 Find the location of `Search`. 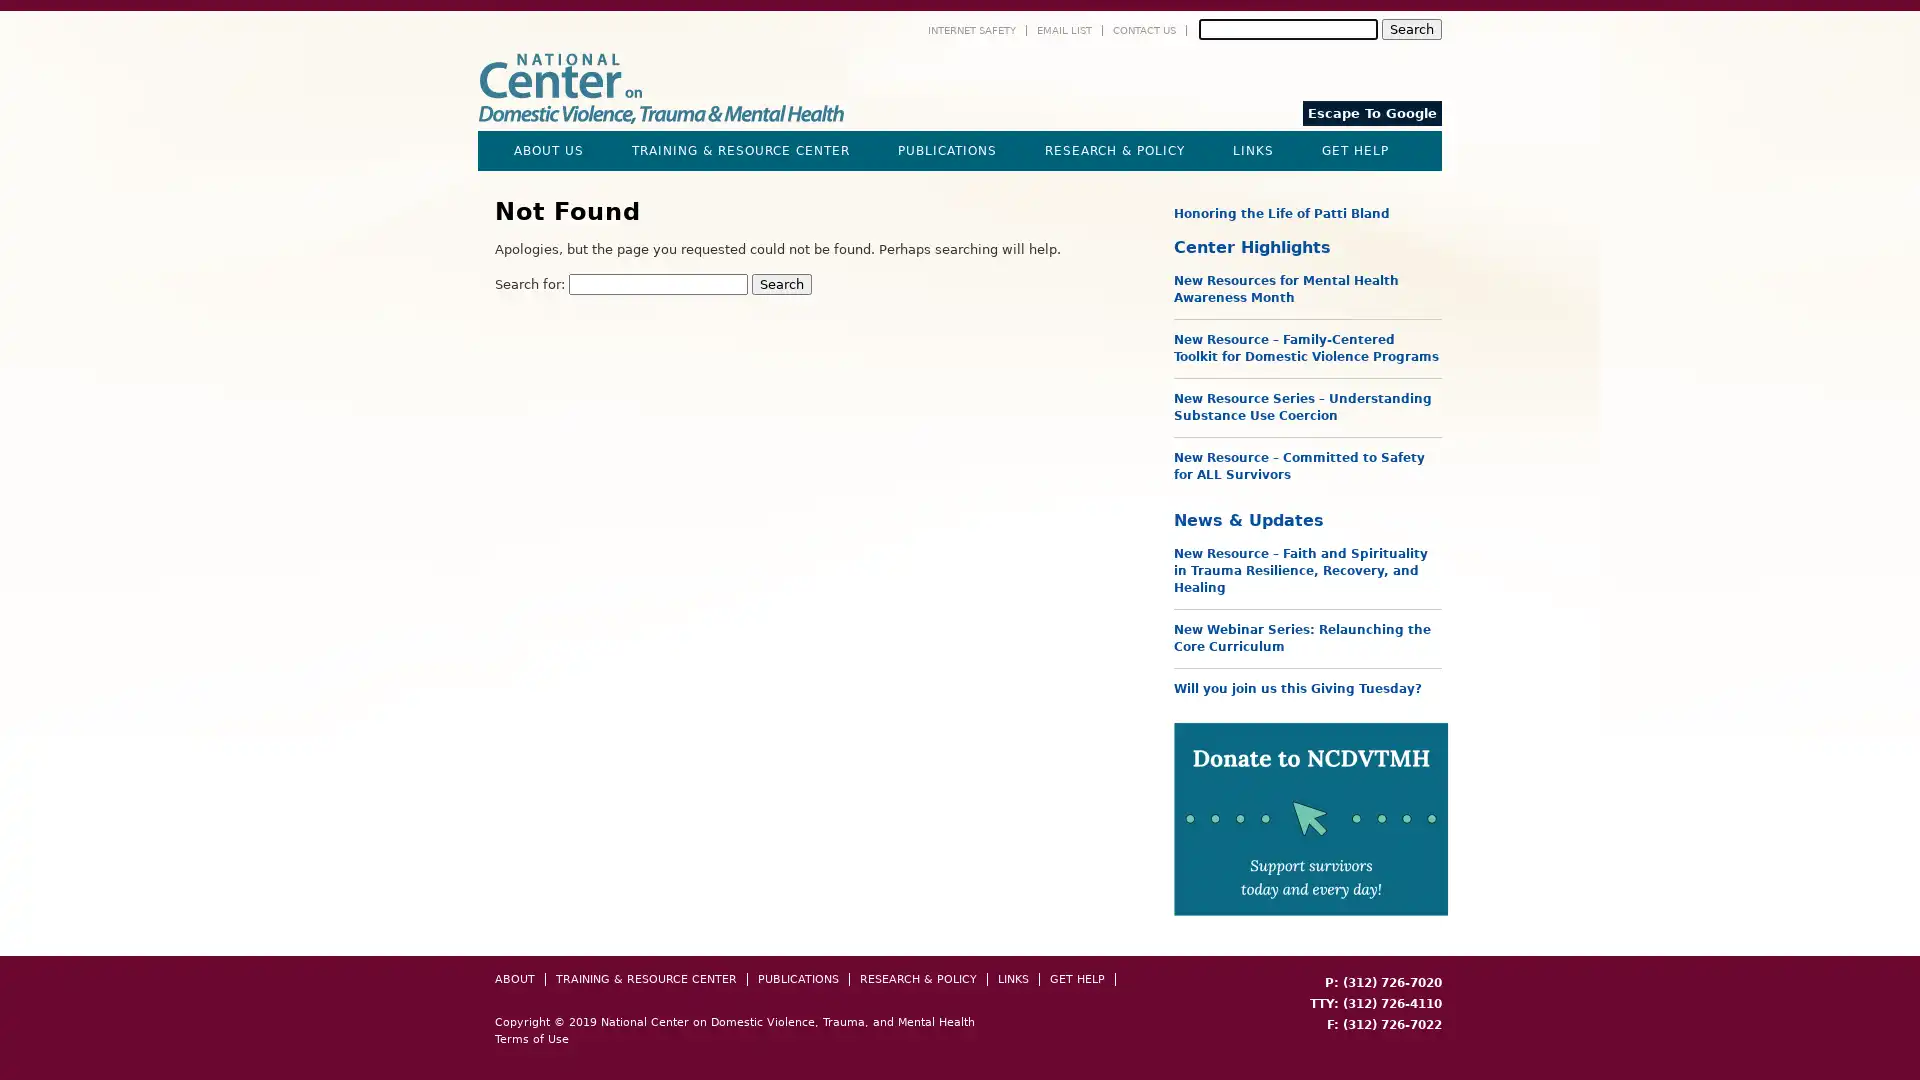

Search is located at coordinates (781, 284).